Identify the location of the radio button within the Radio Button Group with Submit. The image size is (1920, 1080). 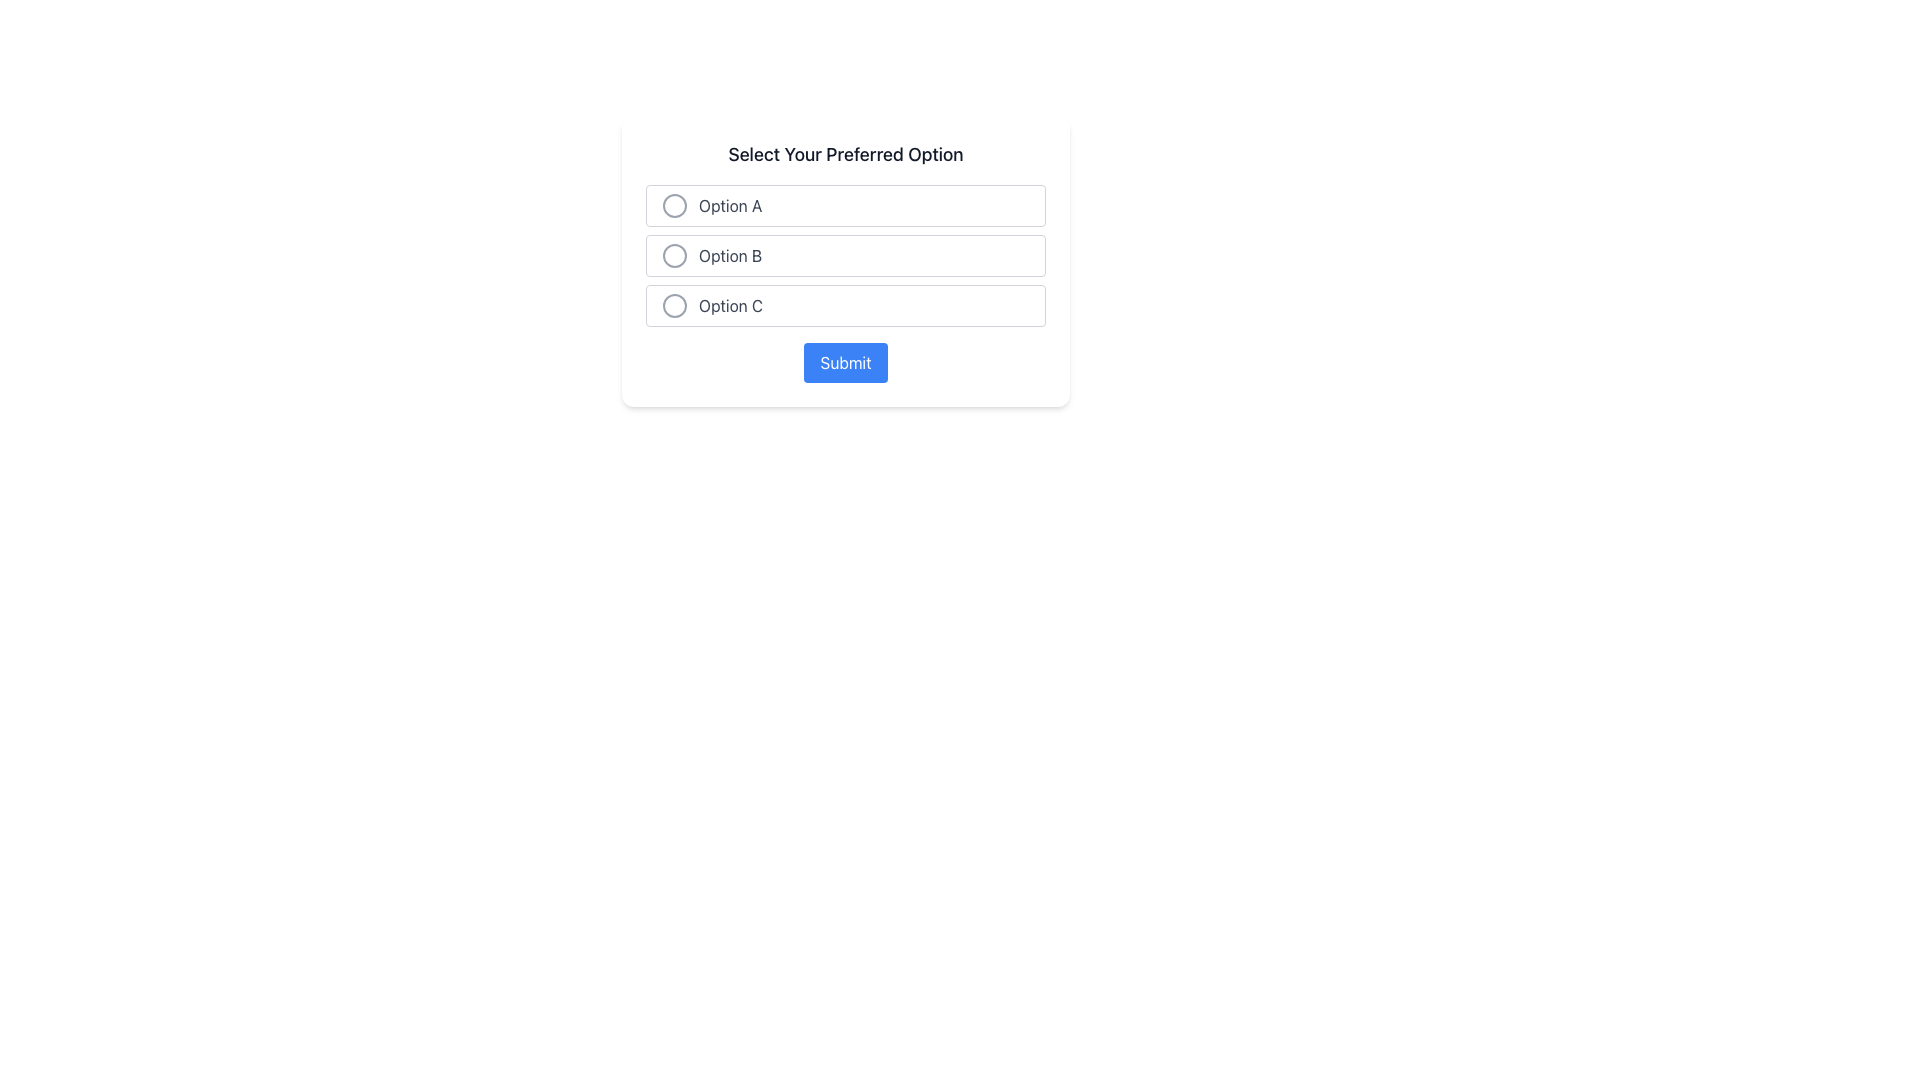
(845, 261).